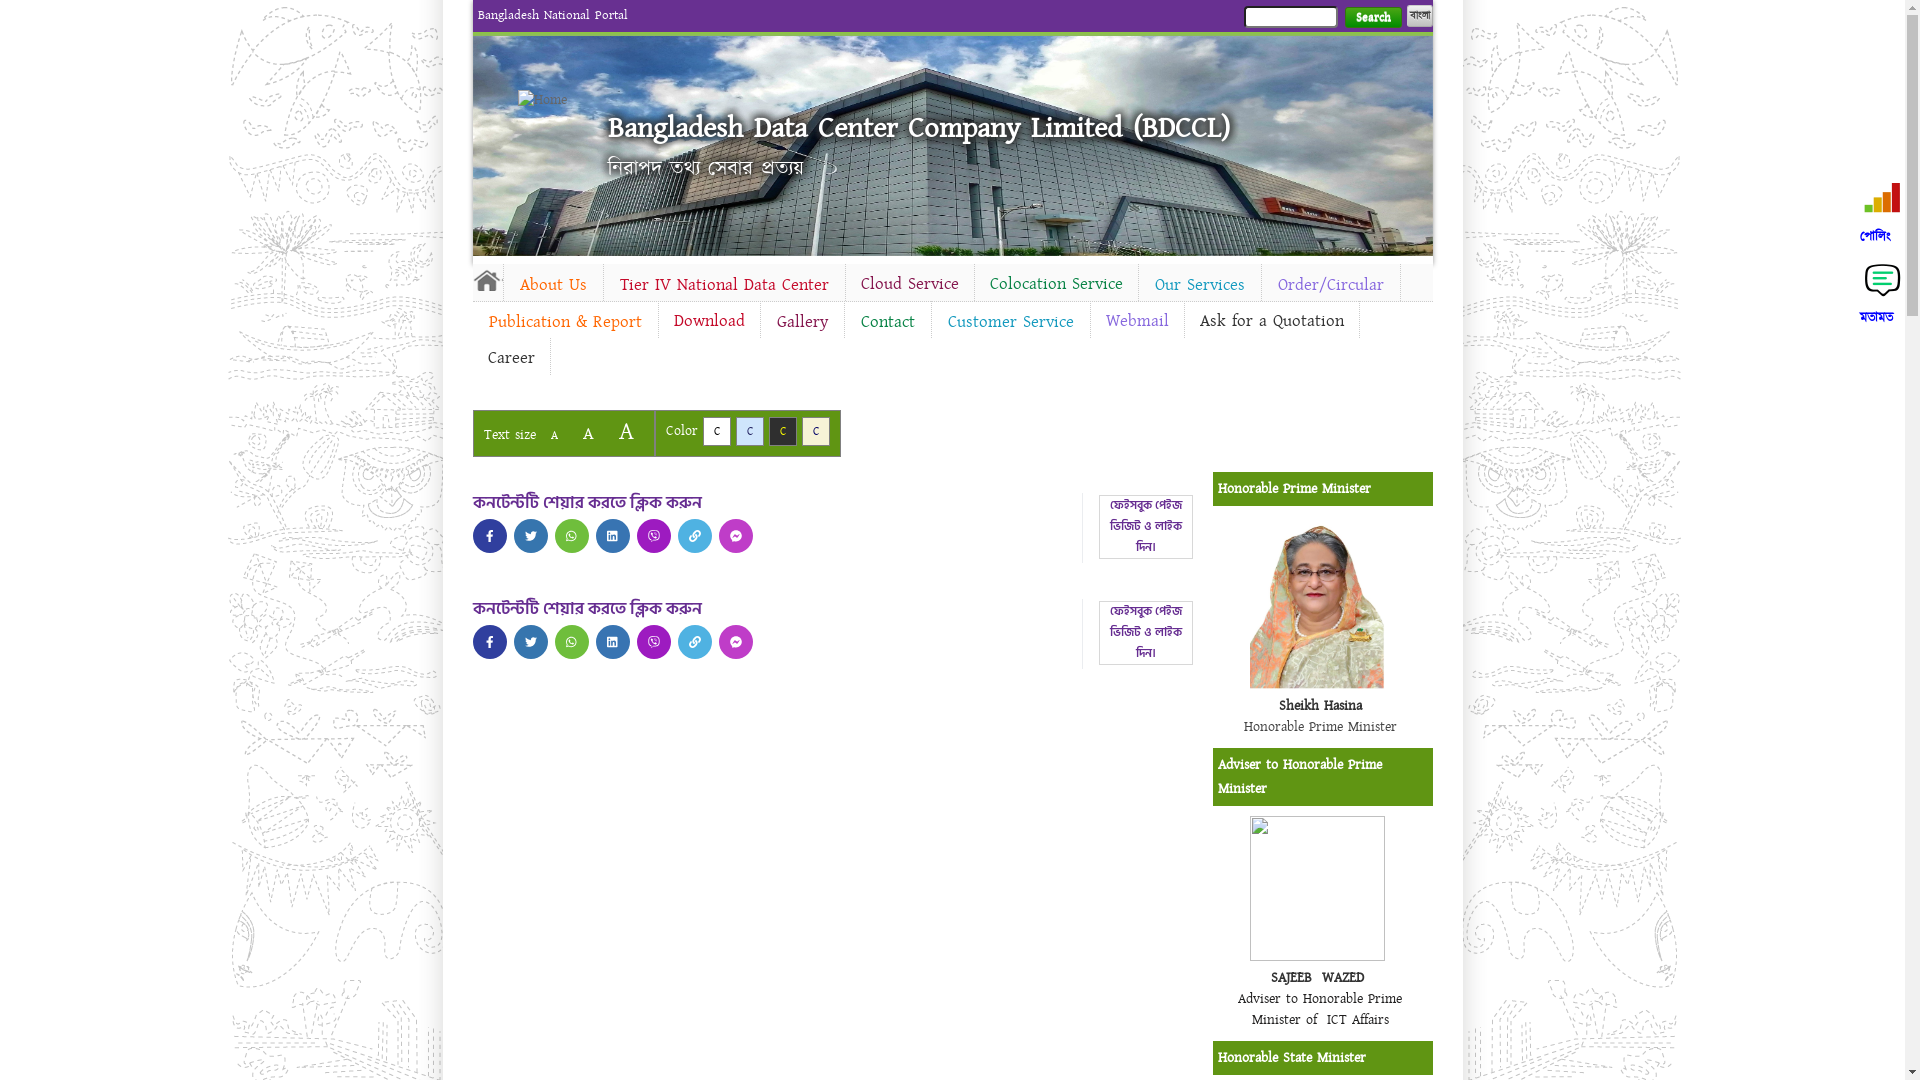 The width and height of the screenshot is (1920, 1080). What do you see at coordinates (553, 434) in the screenshot?
I see `'A'` at bounding box center [553, 434].